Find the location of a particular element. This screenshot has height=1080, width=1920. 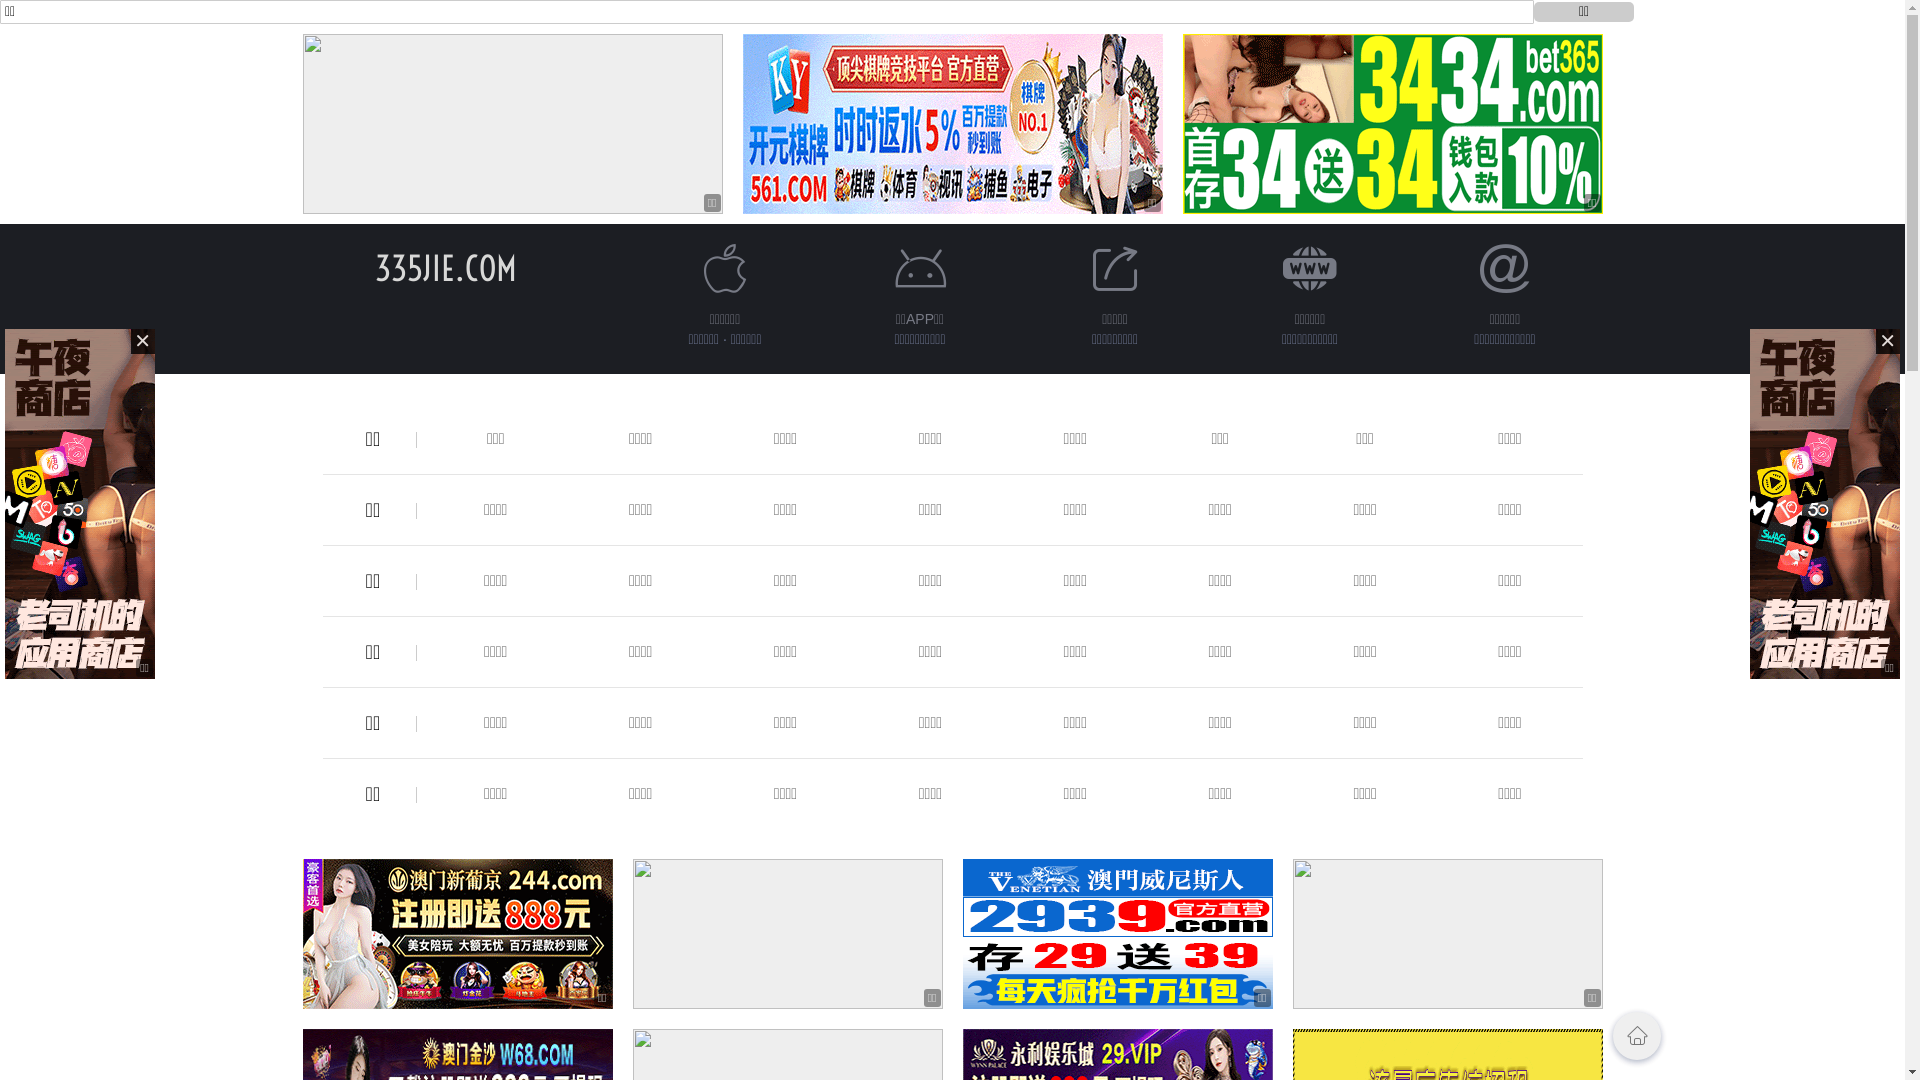

'335JIE.COM' is located at coordinates (444, 267).